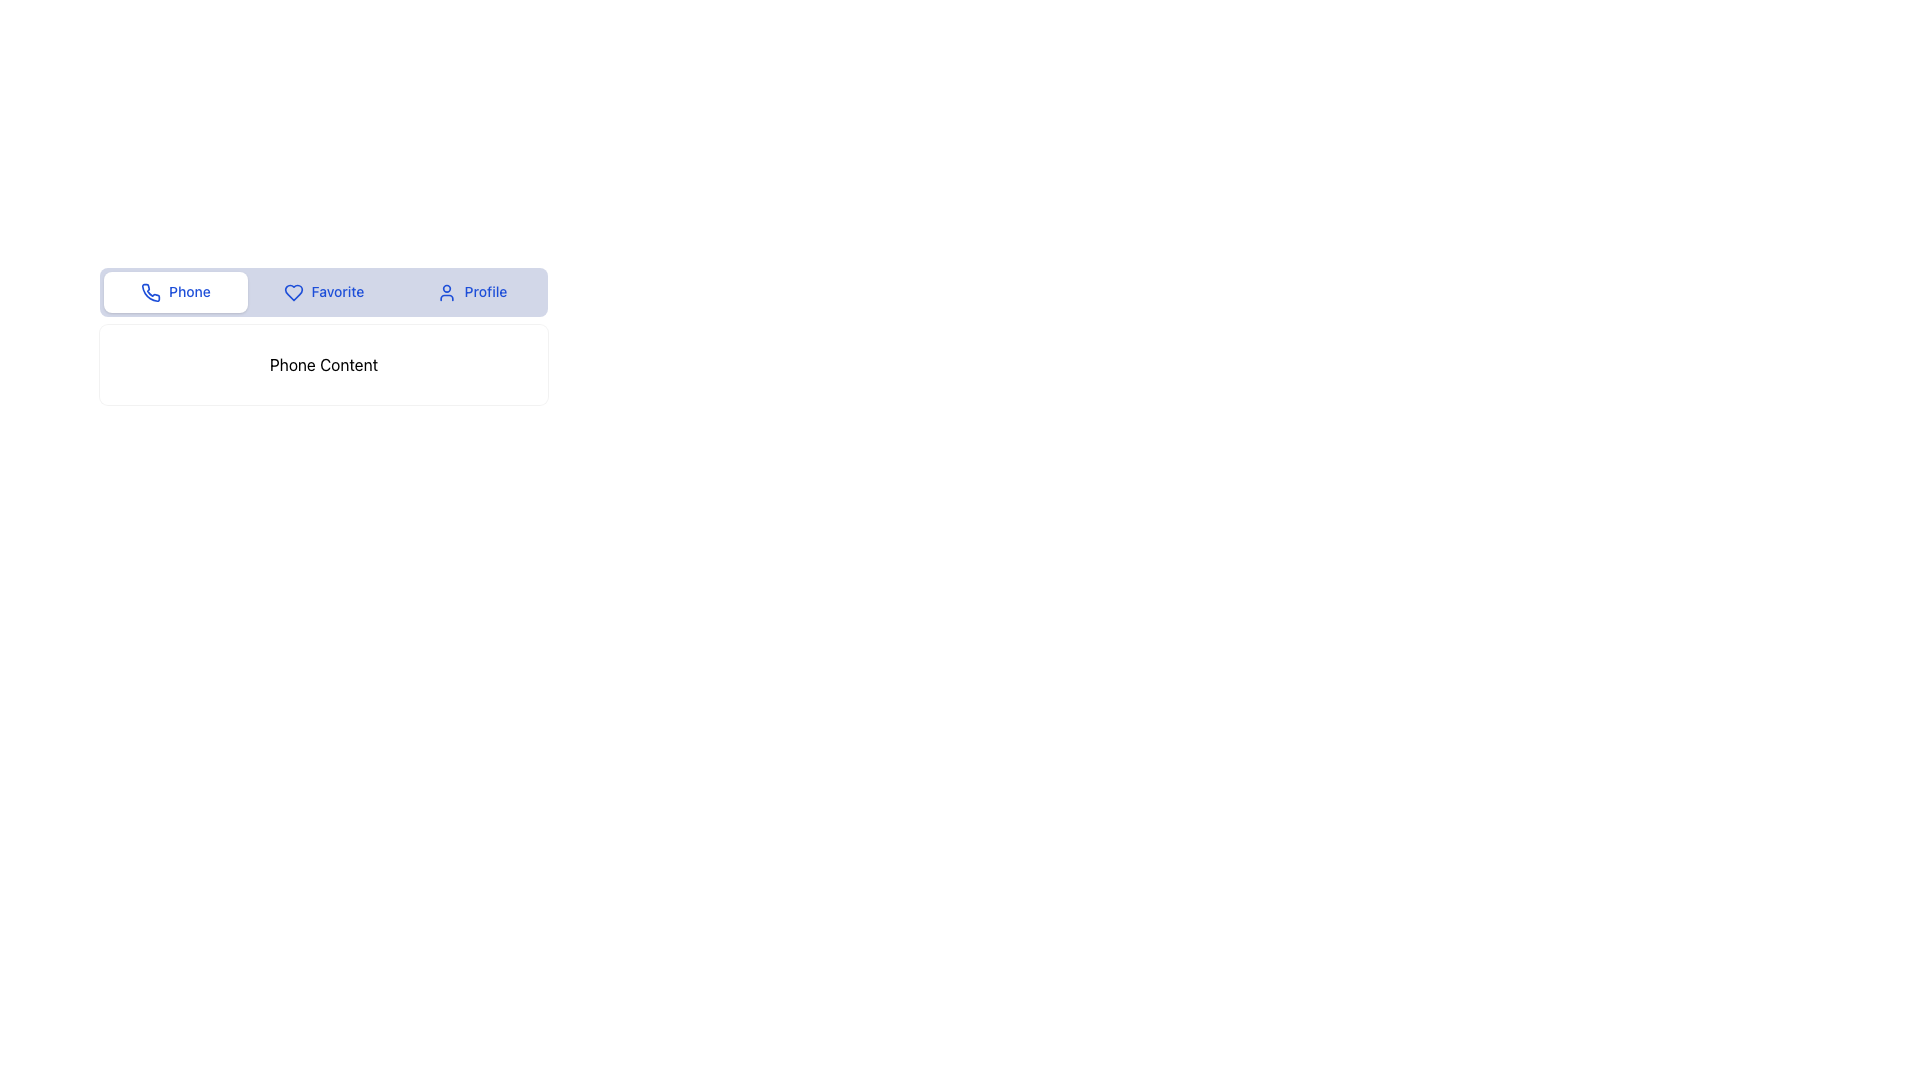 The image size is (1920, 1080). Describe the element at coordinates (176, 292) in the screenshot. I see `the 'Phone' tab button, which is the first tab in the horizontal tab list at the top-left corner` at that location.